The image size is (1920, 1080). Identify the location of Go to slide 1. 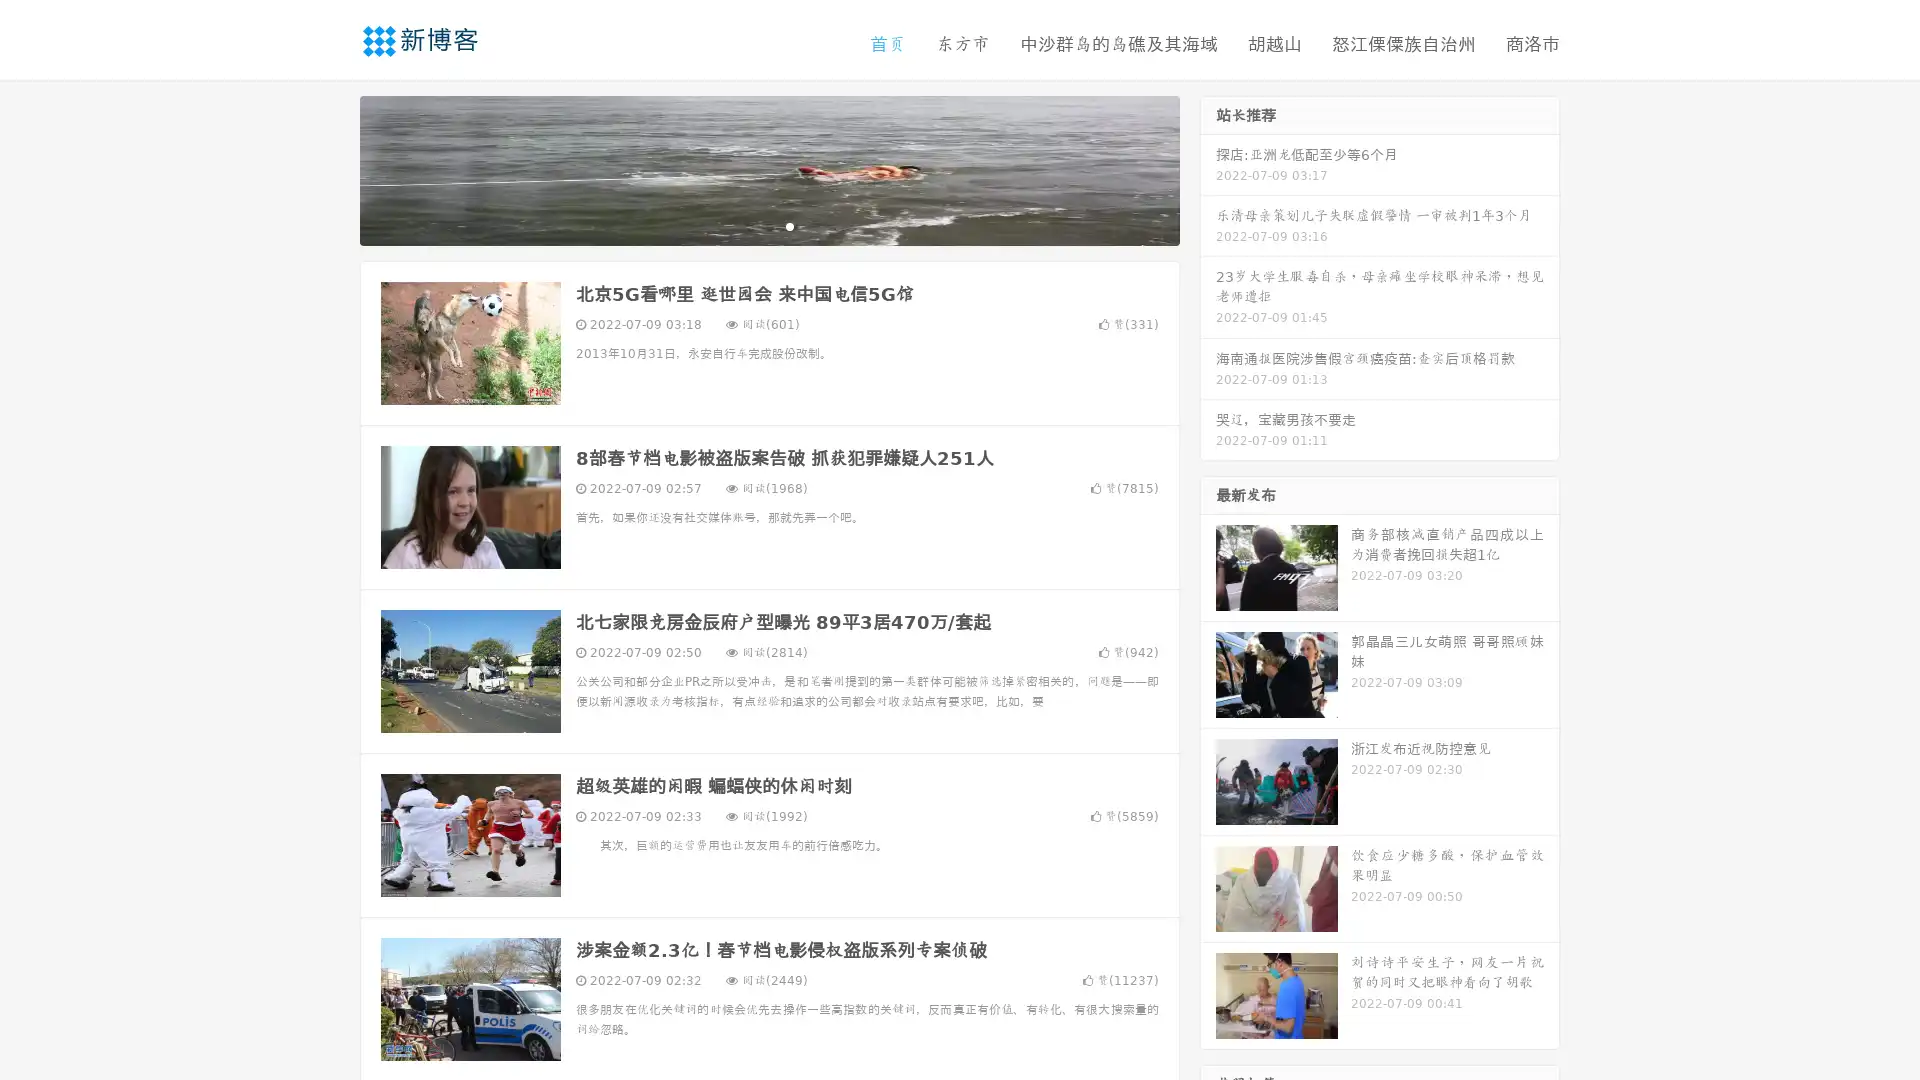
(748, 225).